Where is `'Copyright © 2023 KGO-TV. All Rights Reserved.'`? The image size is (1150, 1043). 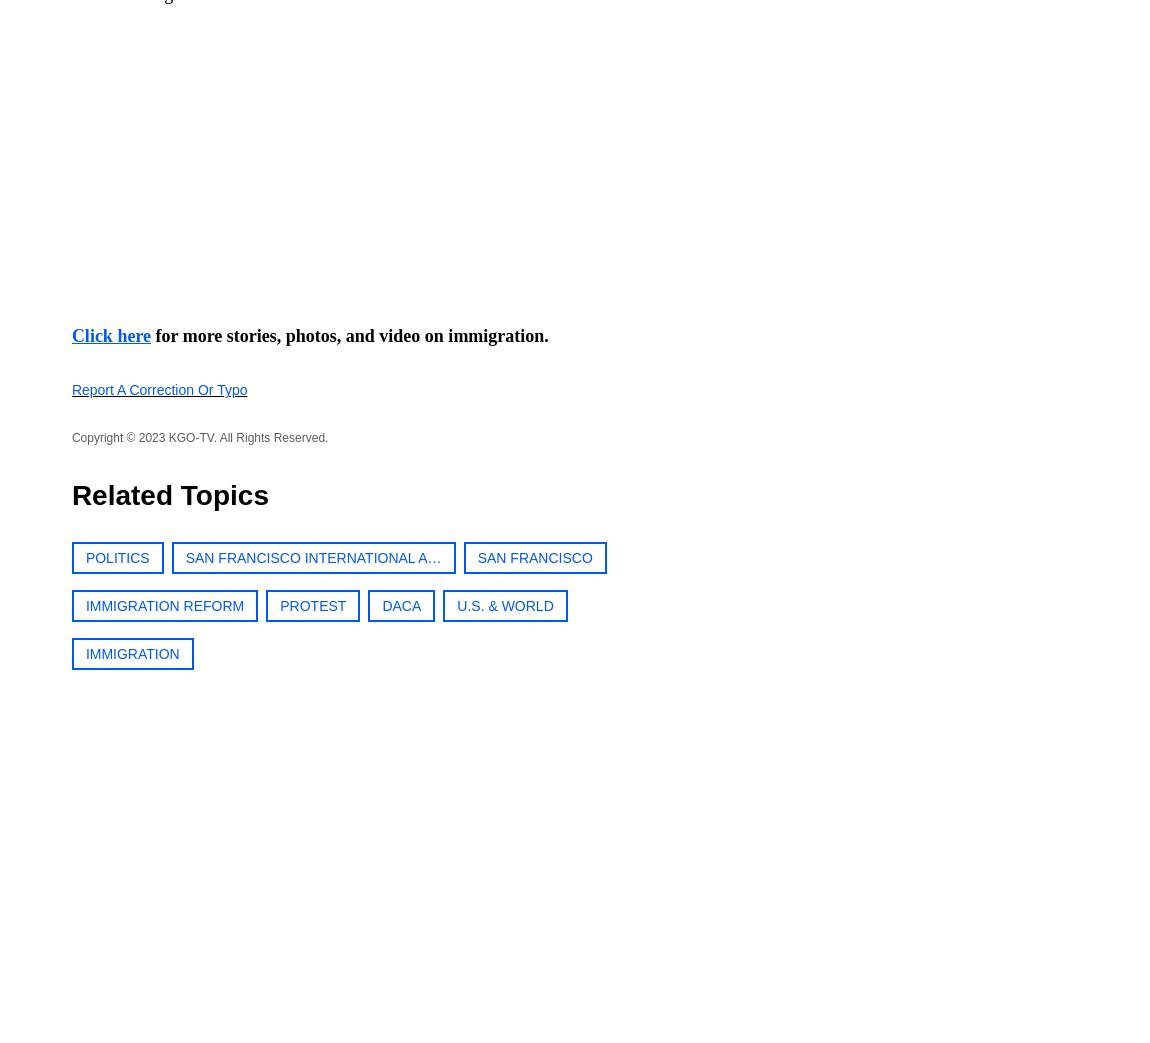
'Copyright © 2023 KGO-TV. All Rights Reserved.' is located at coordinates (198, 437).